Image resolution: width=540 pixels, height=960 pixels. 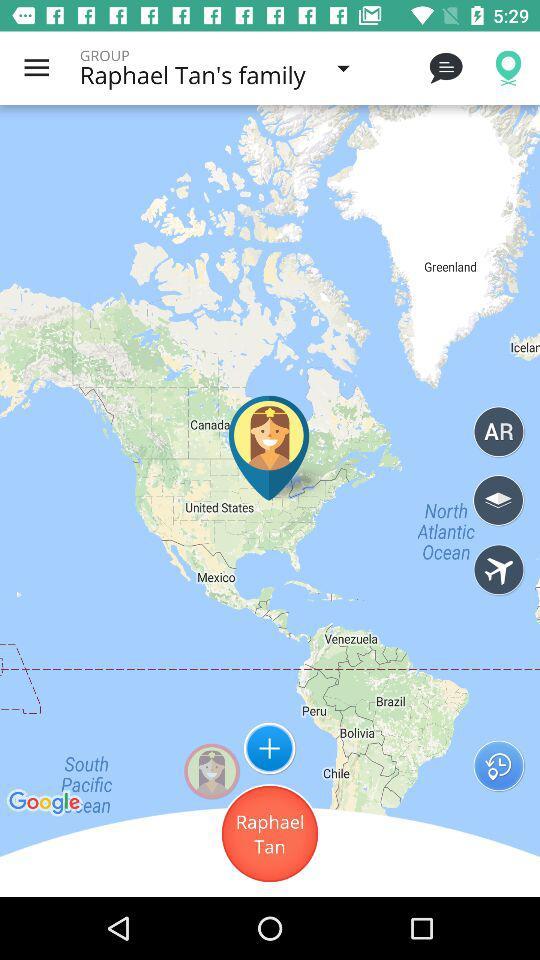 I want to click on the location button on the top right corner of the web page, so click(x=508, y=68).